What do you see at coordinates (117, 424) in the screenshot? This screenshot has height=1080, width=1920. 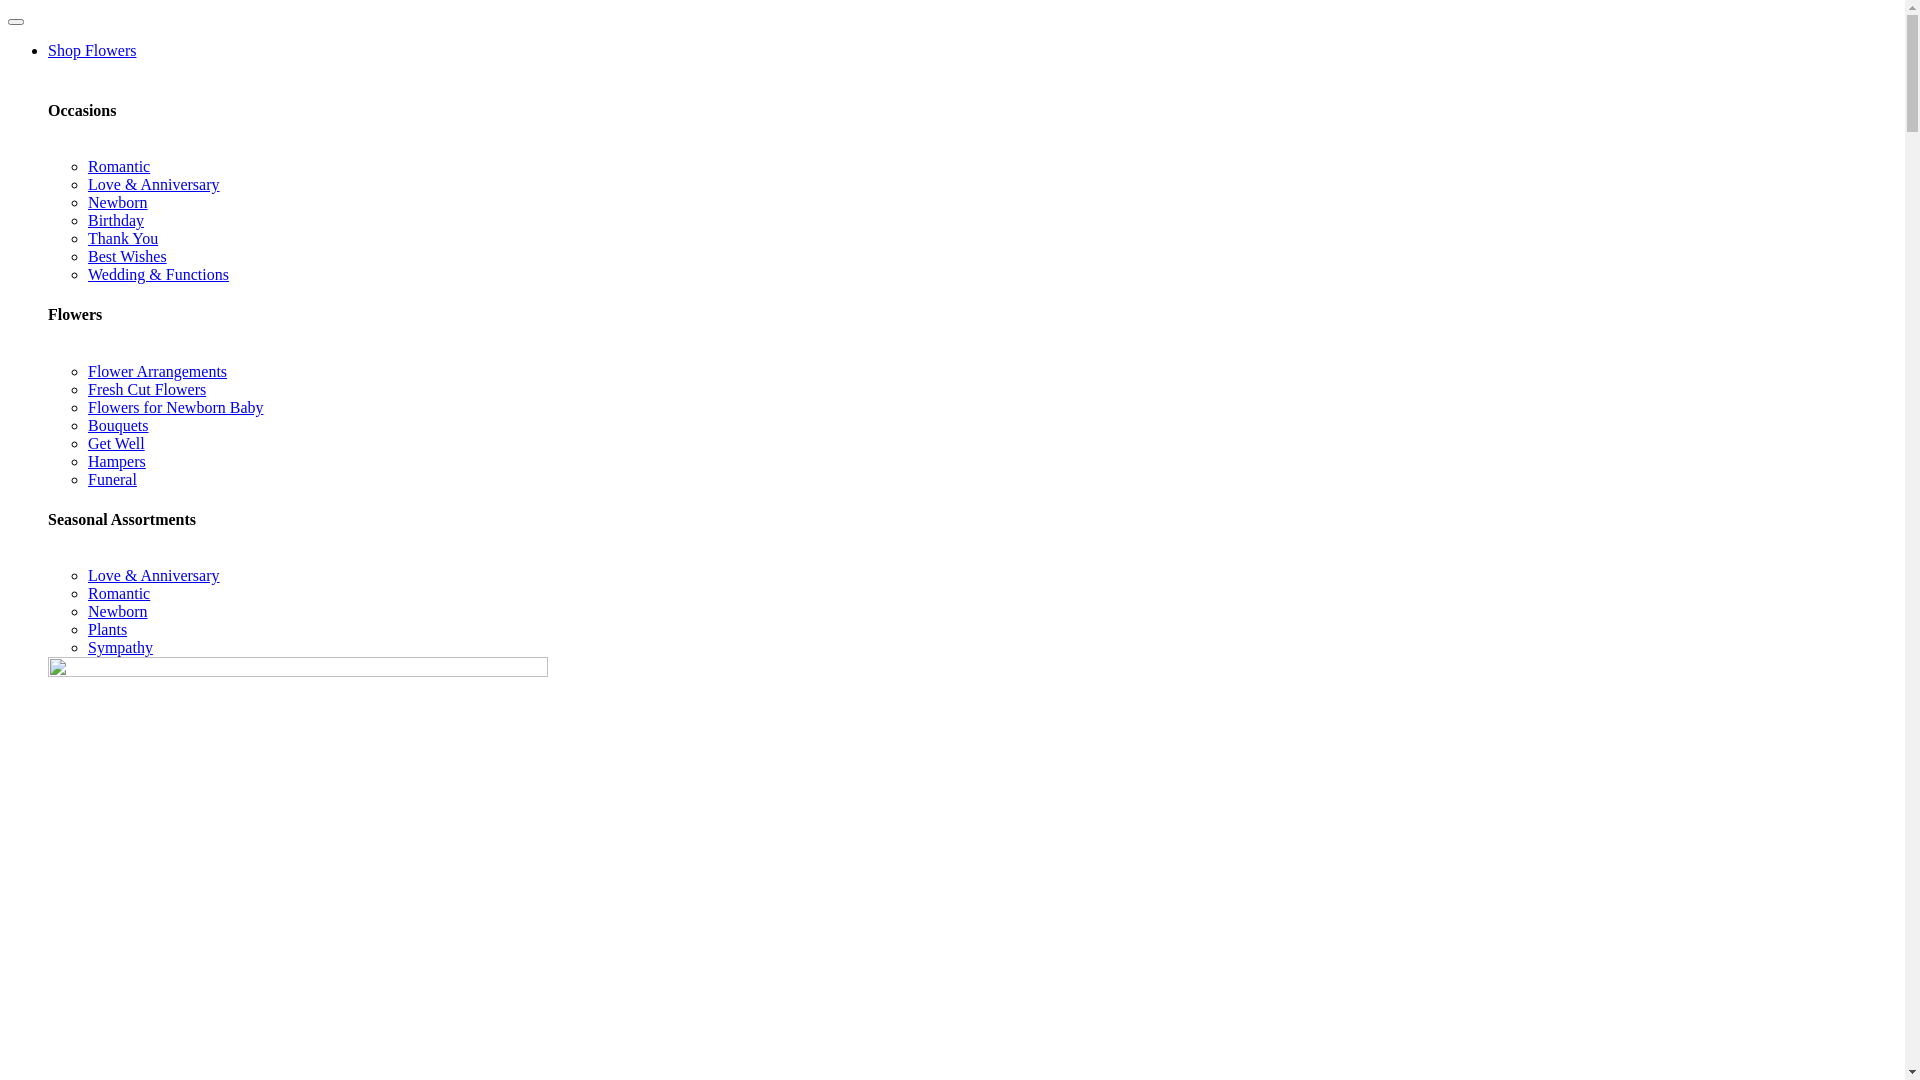 I see `'Bouquets'` at bounding box center [117, 424].